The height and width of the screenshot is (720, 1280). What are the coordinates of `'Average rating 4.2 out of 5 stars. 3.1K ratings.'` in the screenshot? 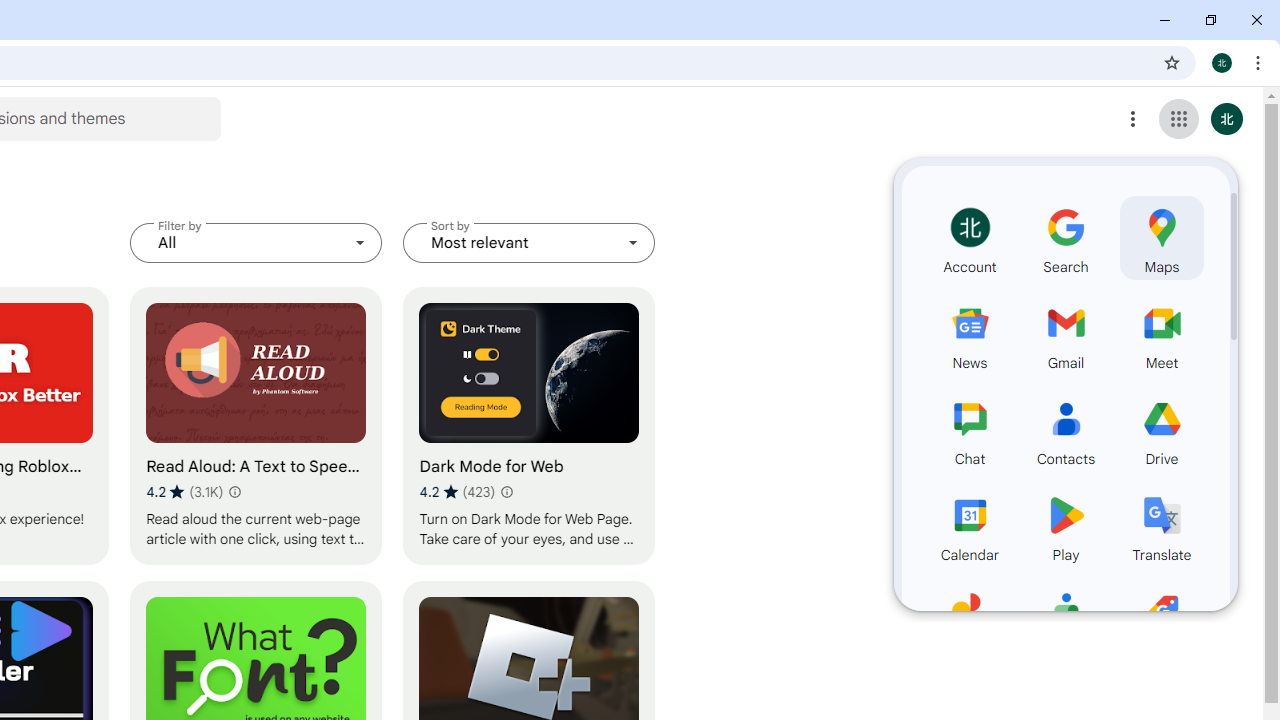 It's located at (184, 491).